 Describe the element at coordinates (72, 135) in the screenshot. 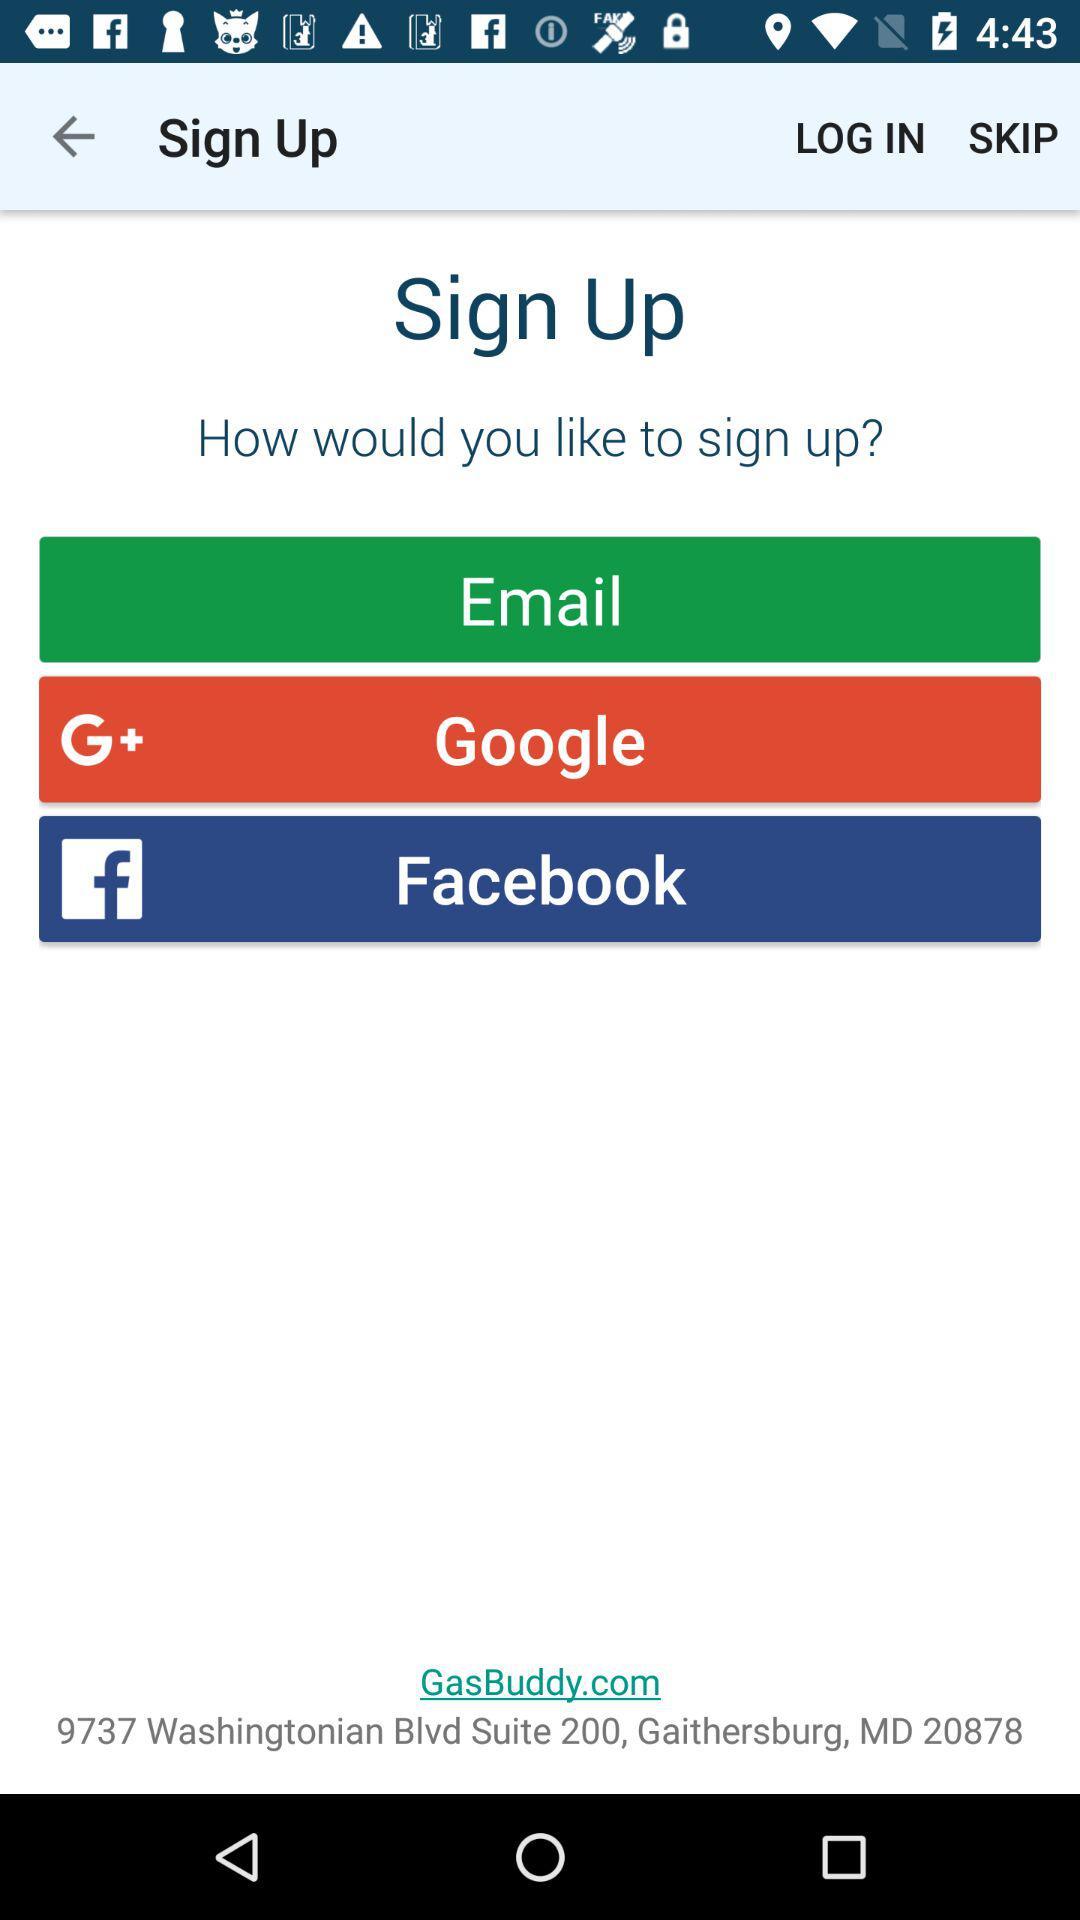

I see `the app to the left of the sign up` at that location.